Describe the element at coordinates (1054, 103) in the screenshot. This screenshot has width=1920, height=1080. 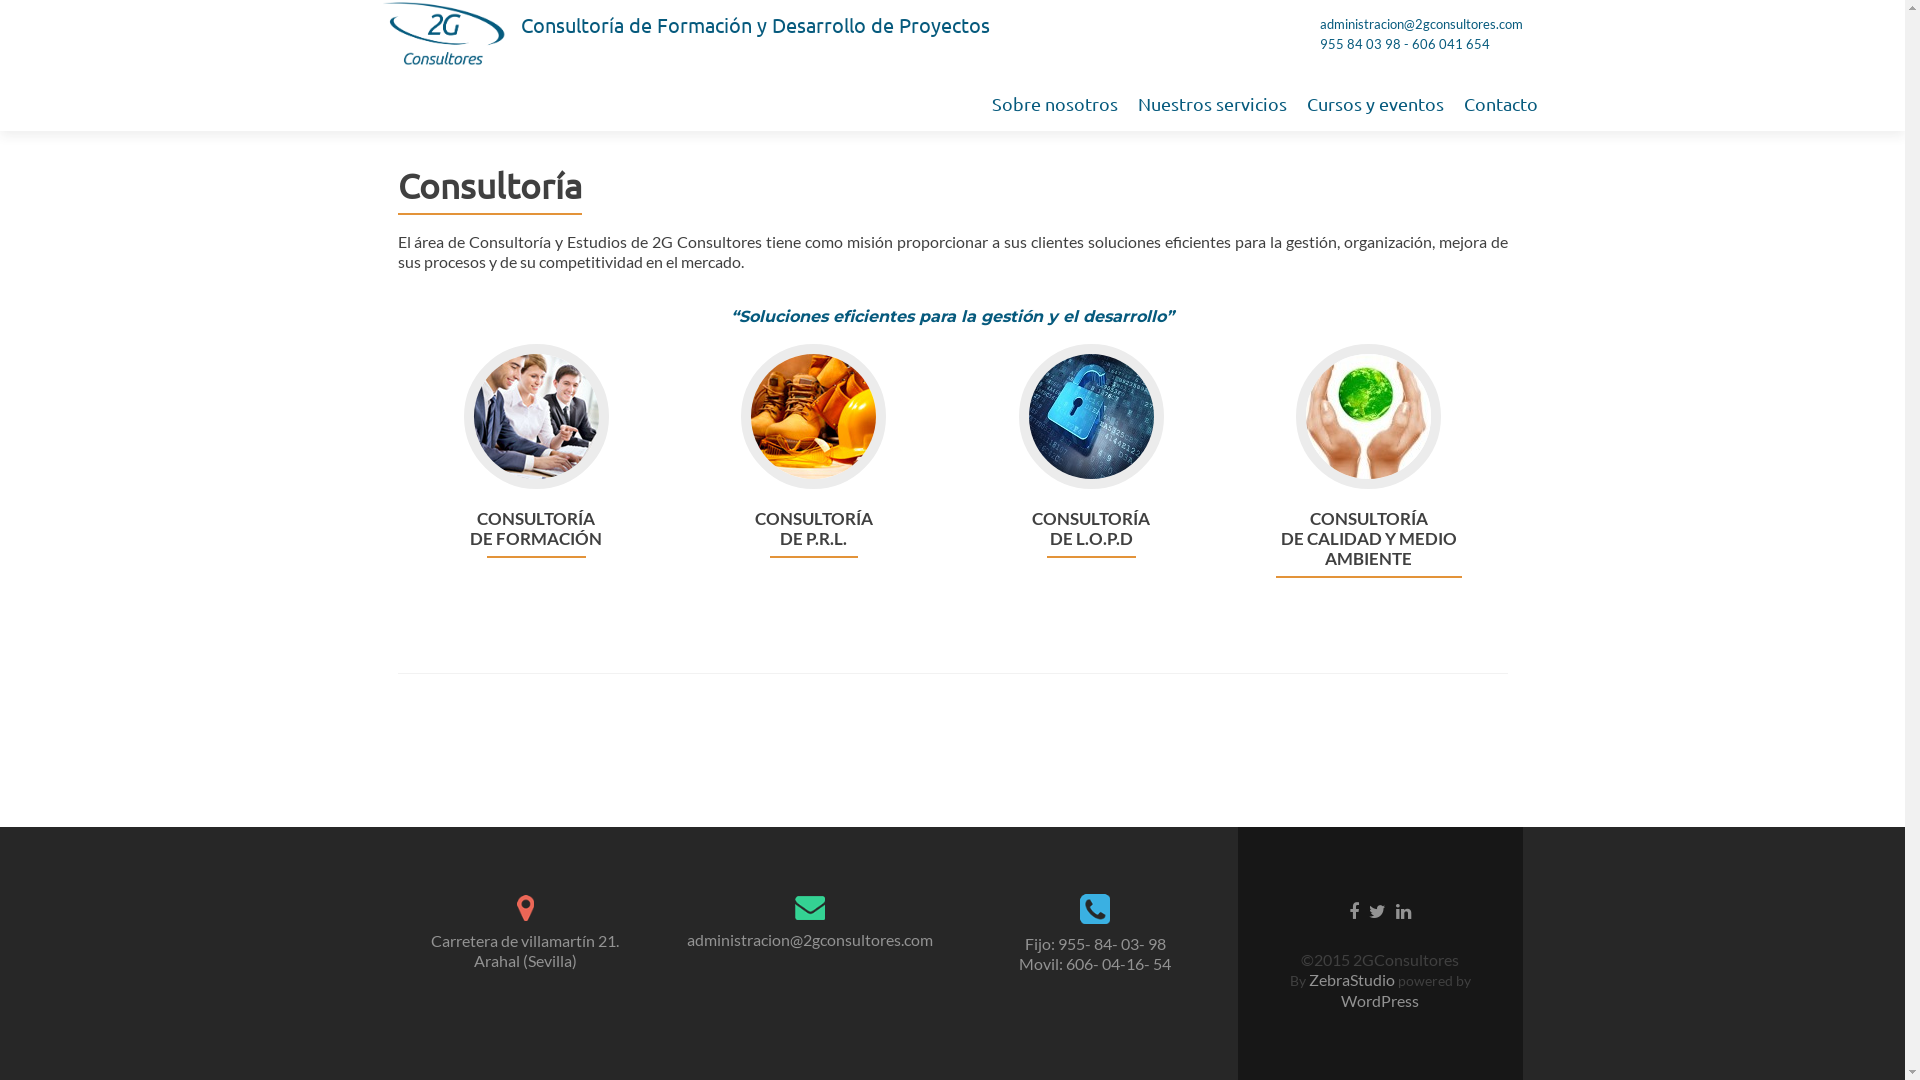
I see `'Sobre nosotros'` at that location.